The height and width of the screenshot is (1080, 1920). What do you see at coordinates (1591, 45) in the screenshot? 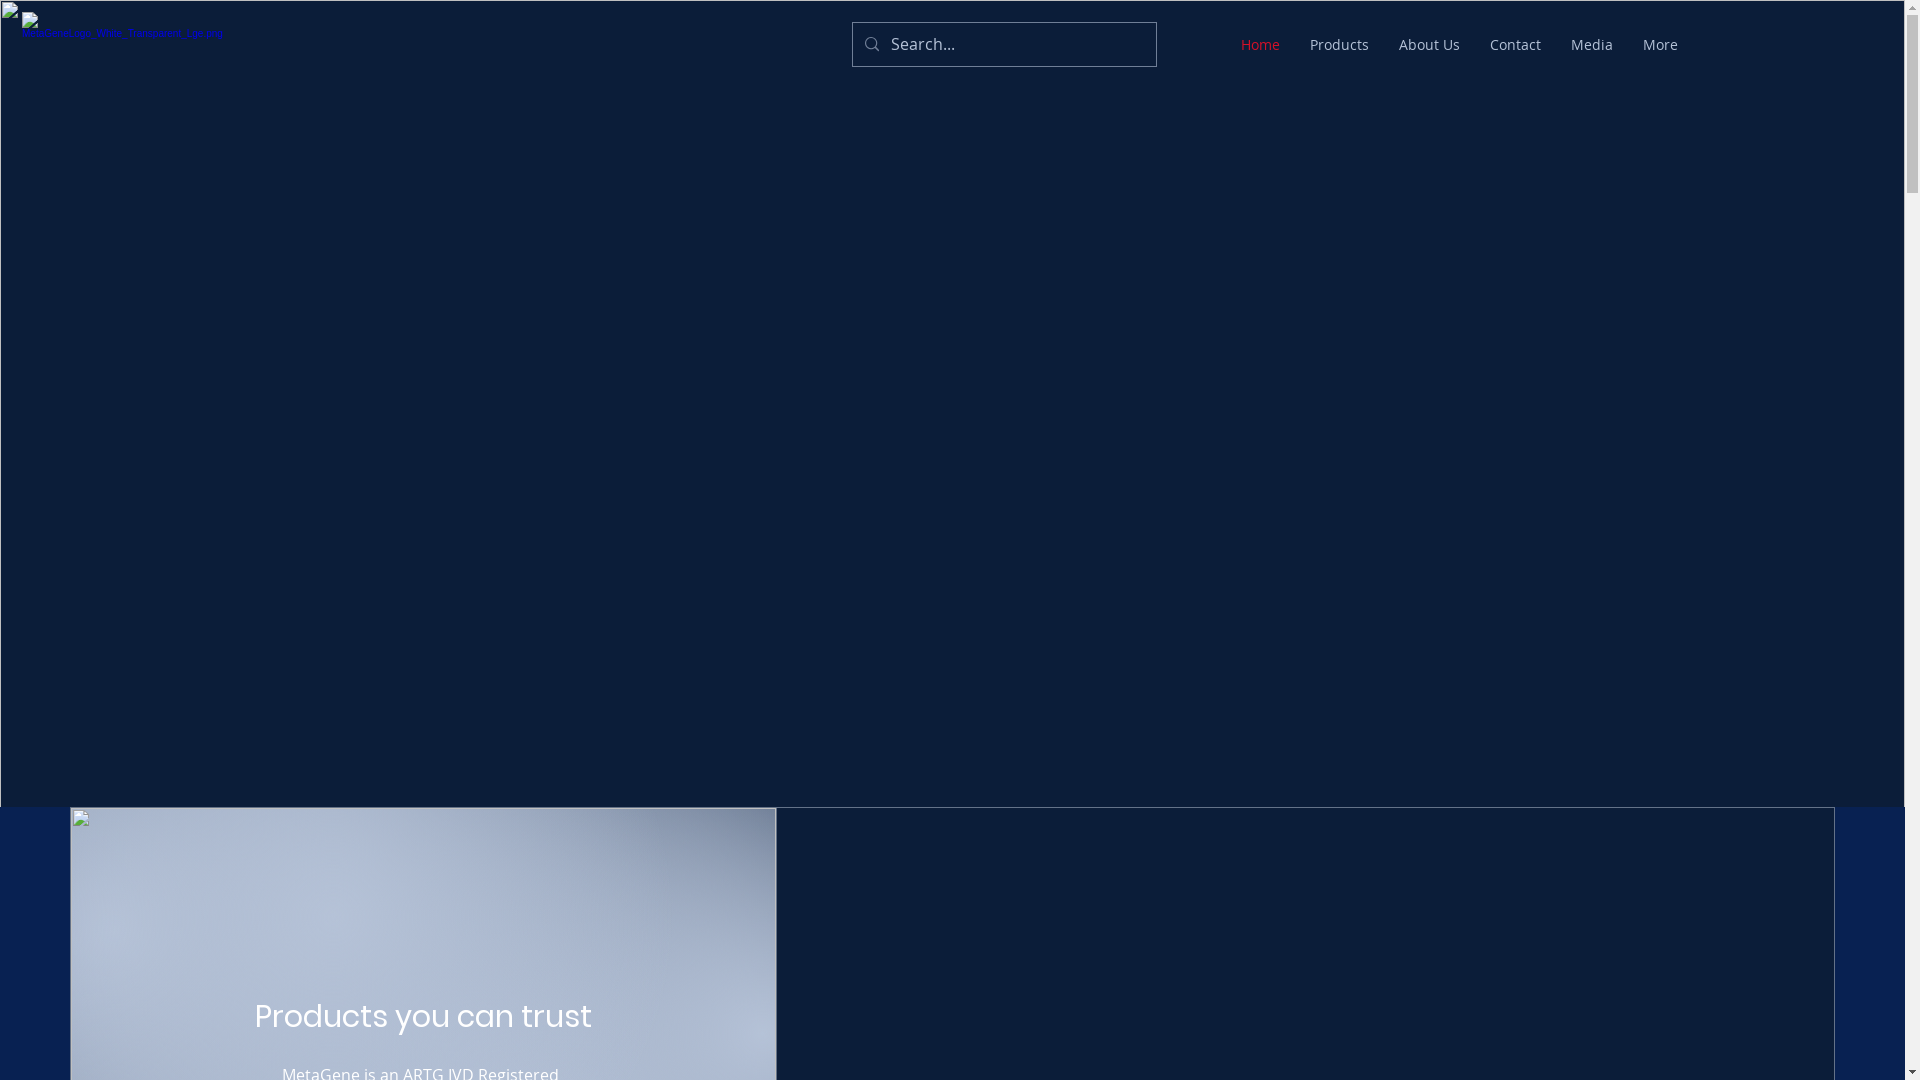
I see `'Media'` at bounding box center [1591, 45].